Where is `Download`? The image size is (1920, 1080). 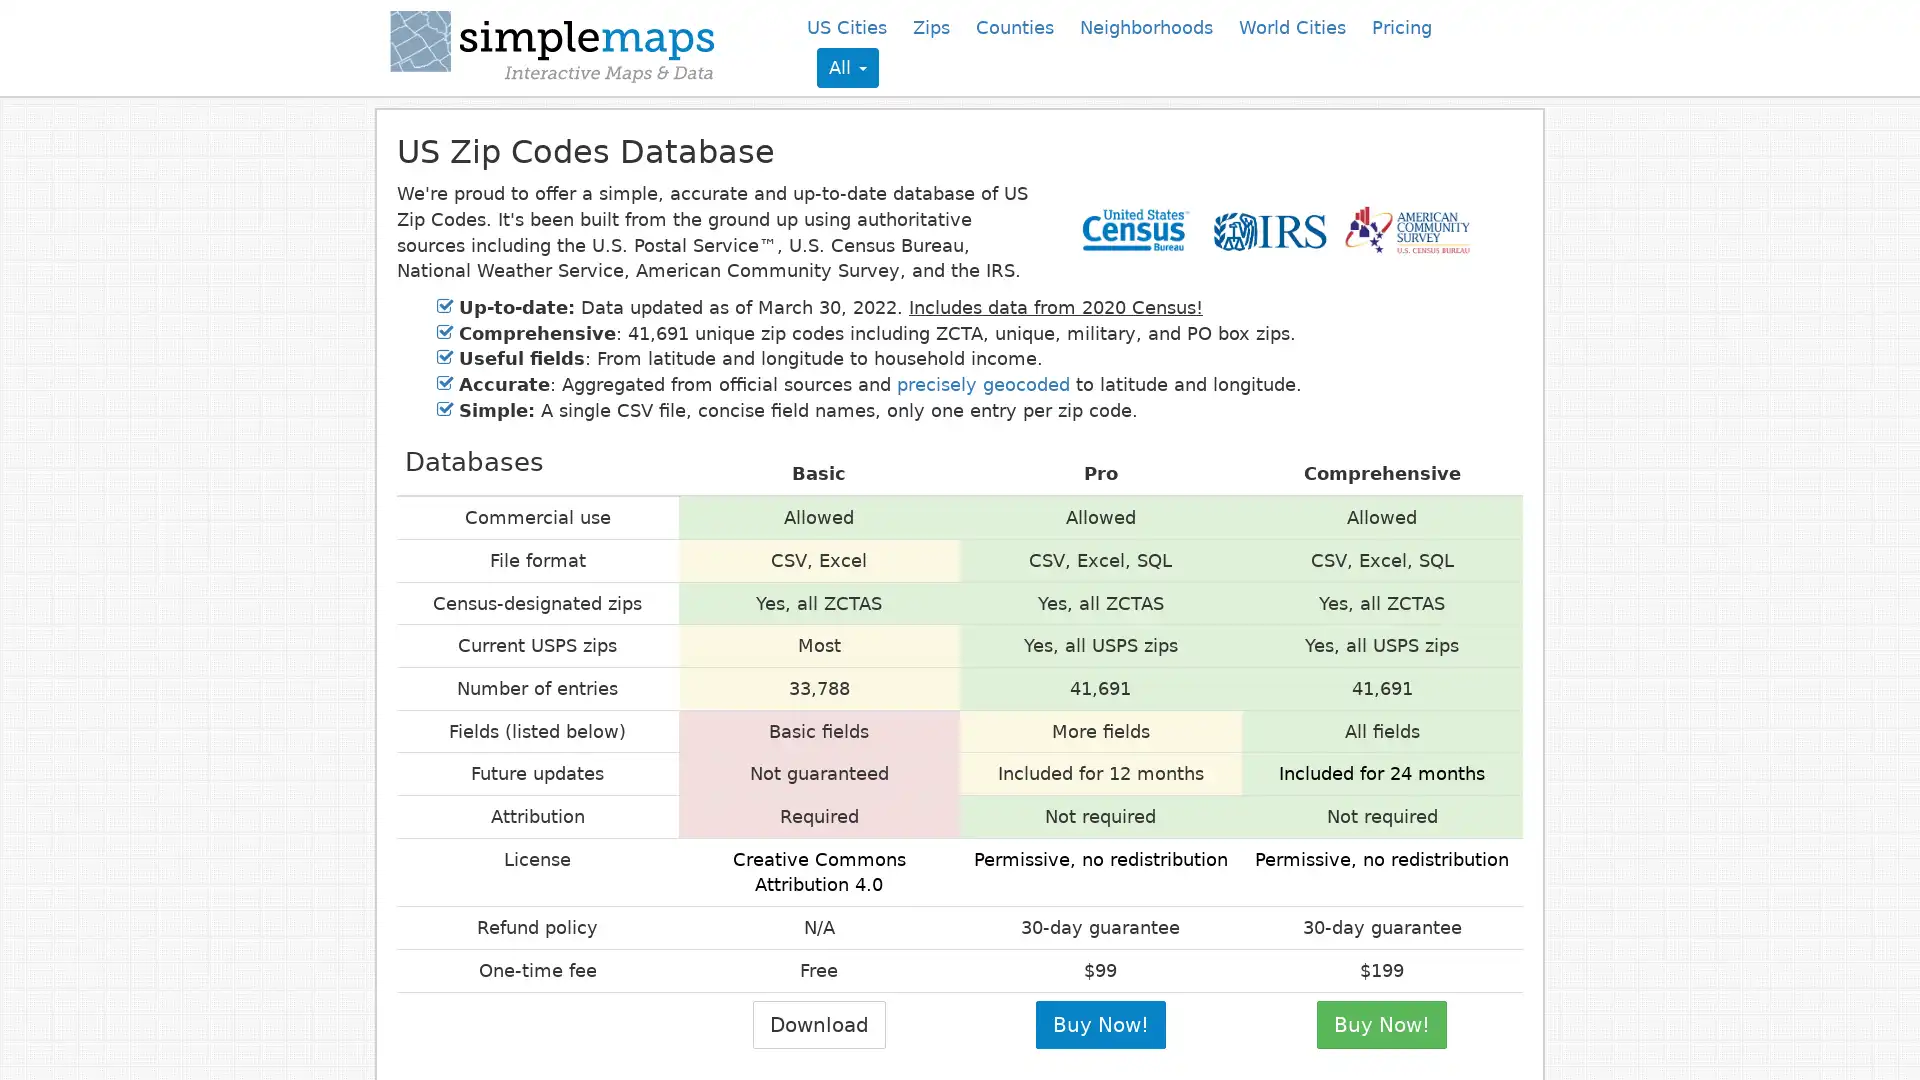 Download is located at coordinates (818, 1024).